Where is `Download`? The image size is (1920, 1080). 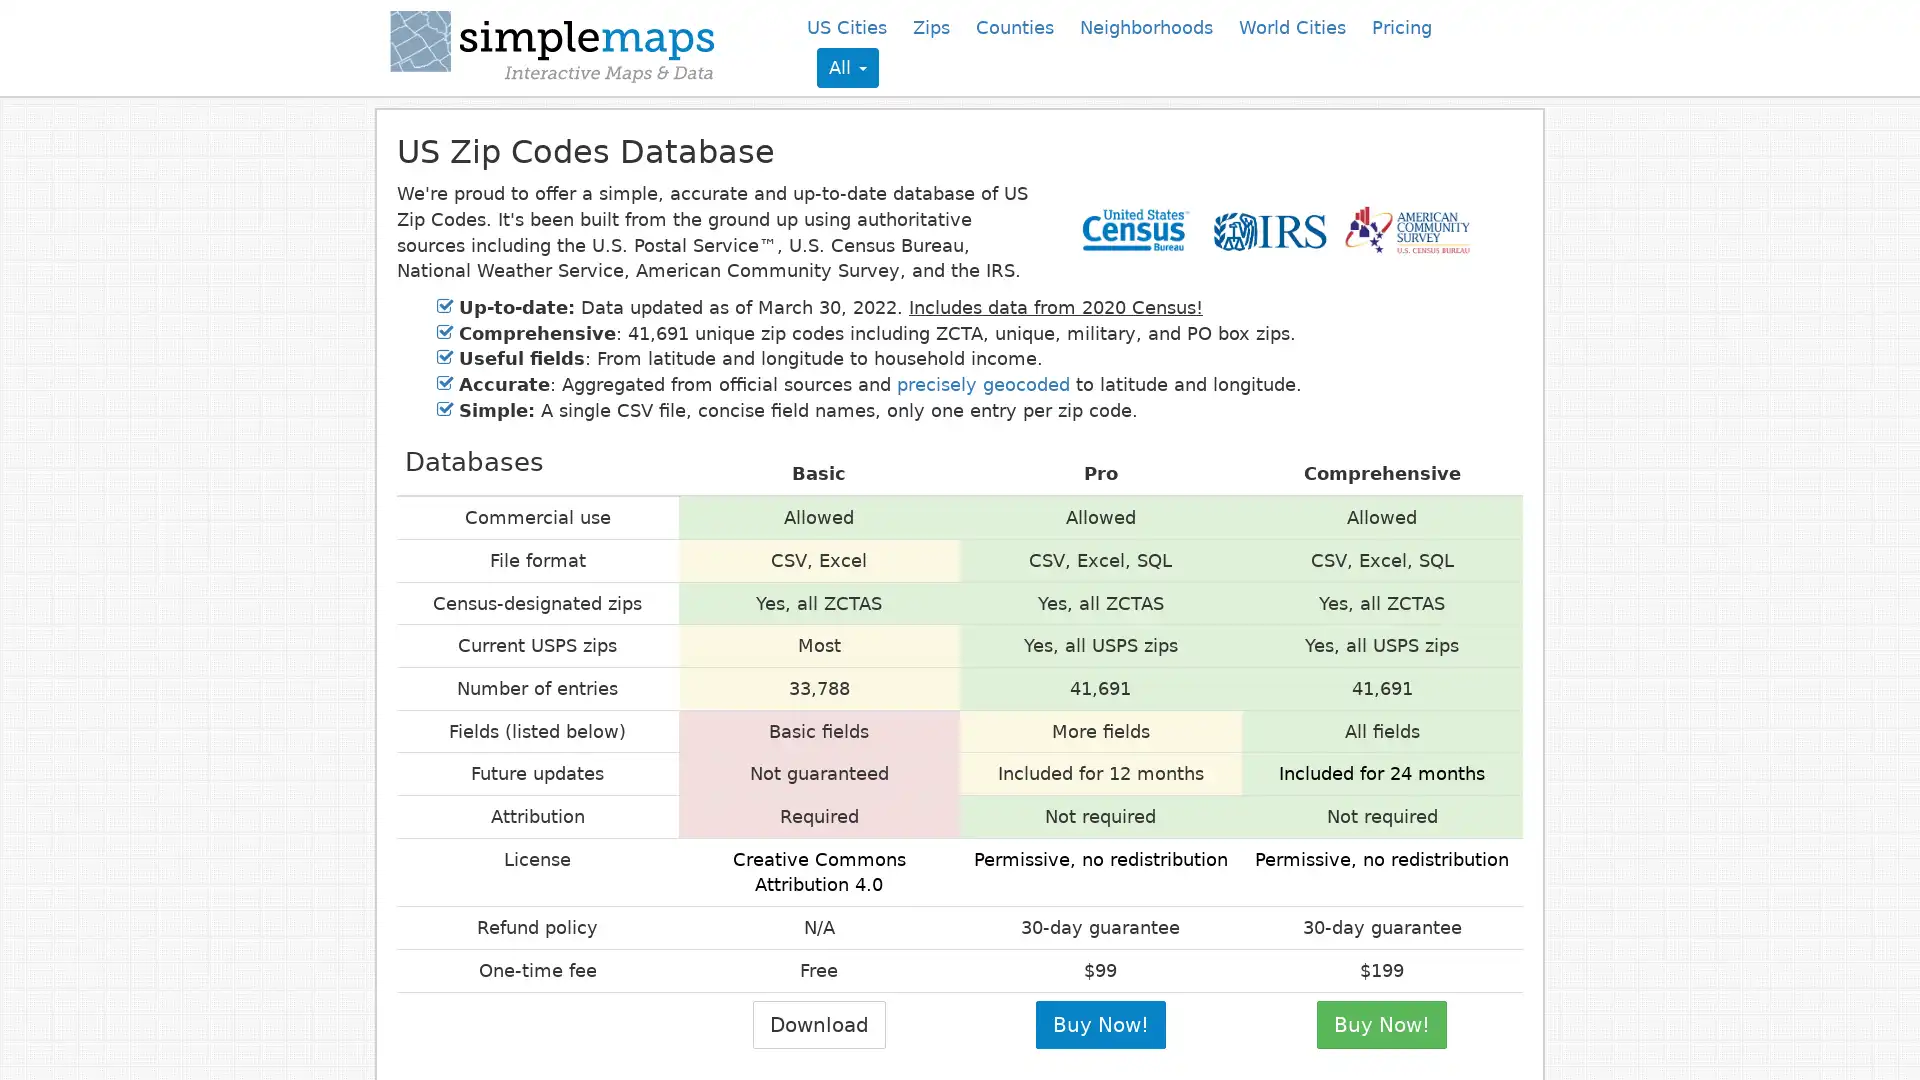 Download is located at coordinates (818, 1024).